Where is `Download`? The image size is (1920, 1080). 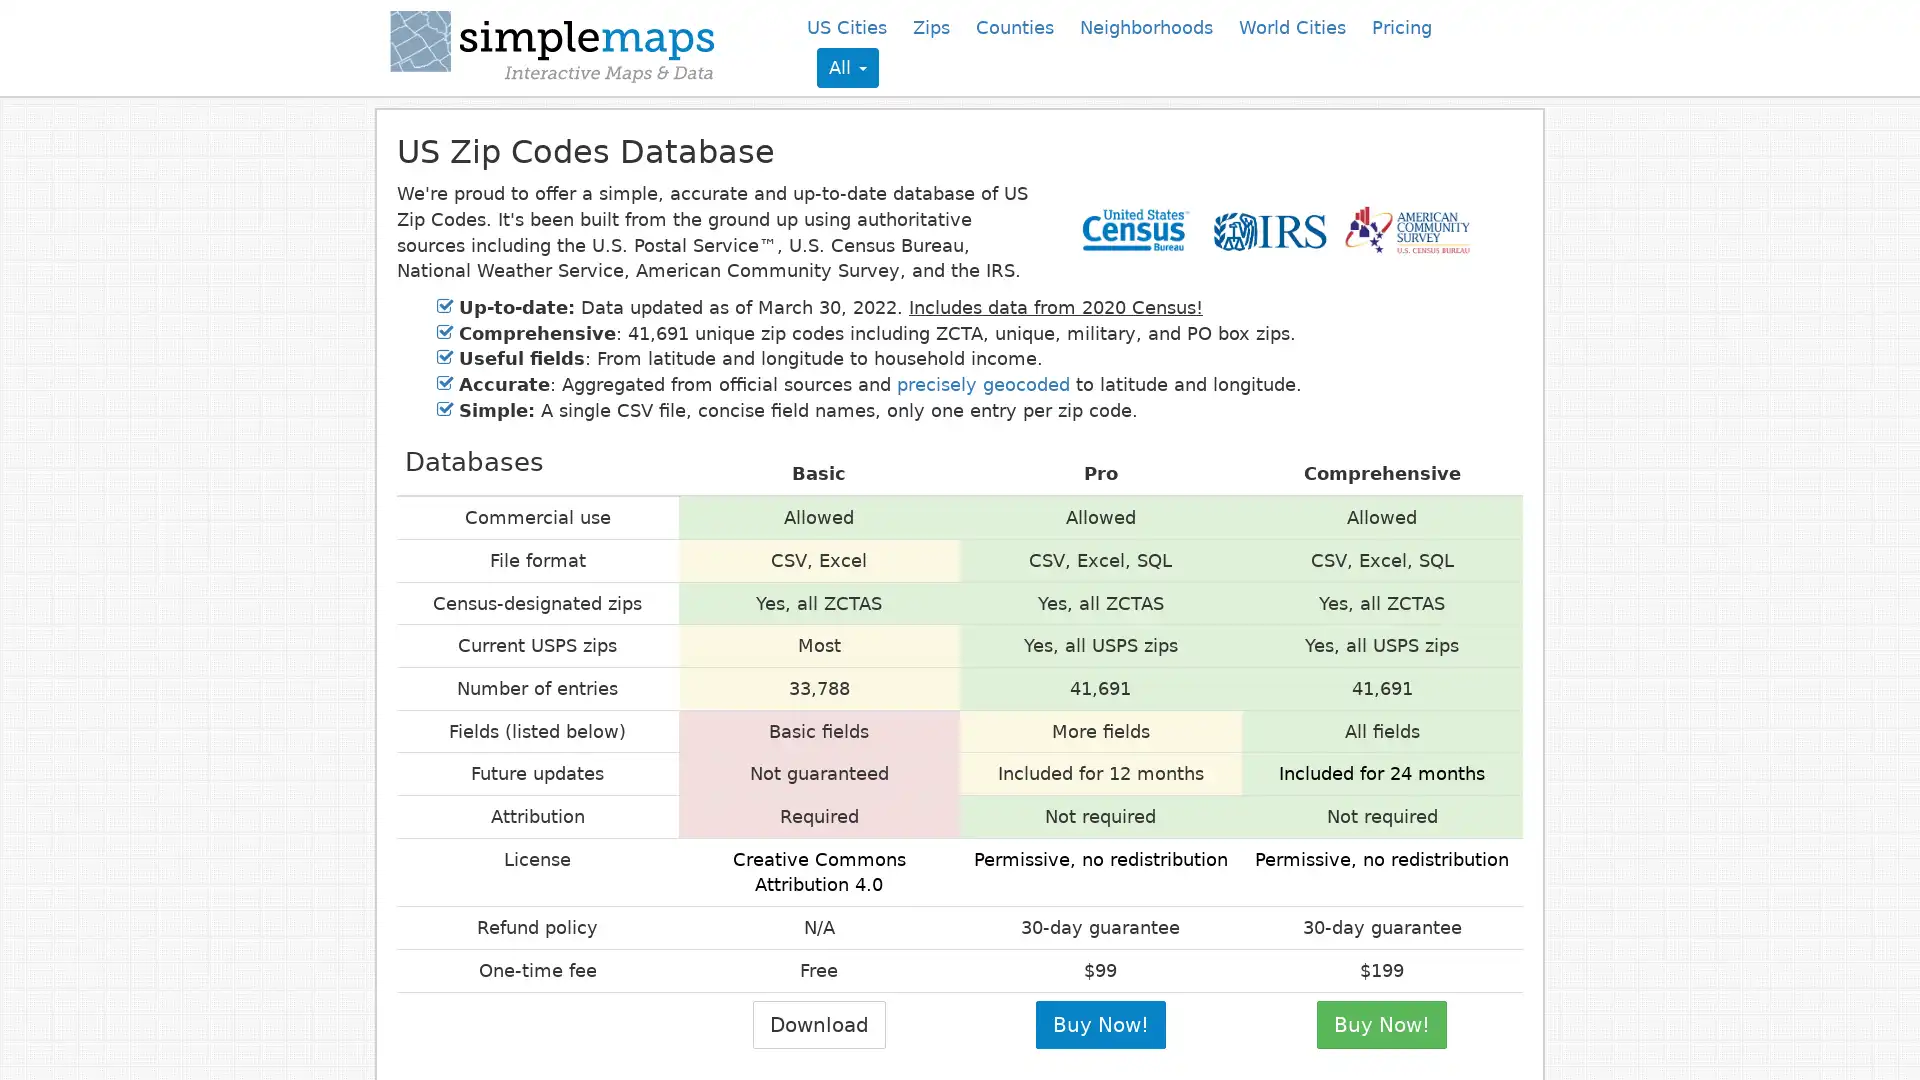 Download is located at coordinates (818, 1024).